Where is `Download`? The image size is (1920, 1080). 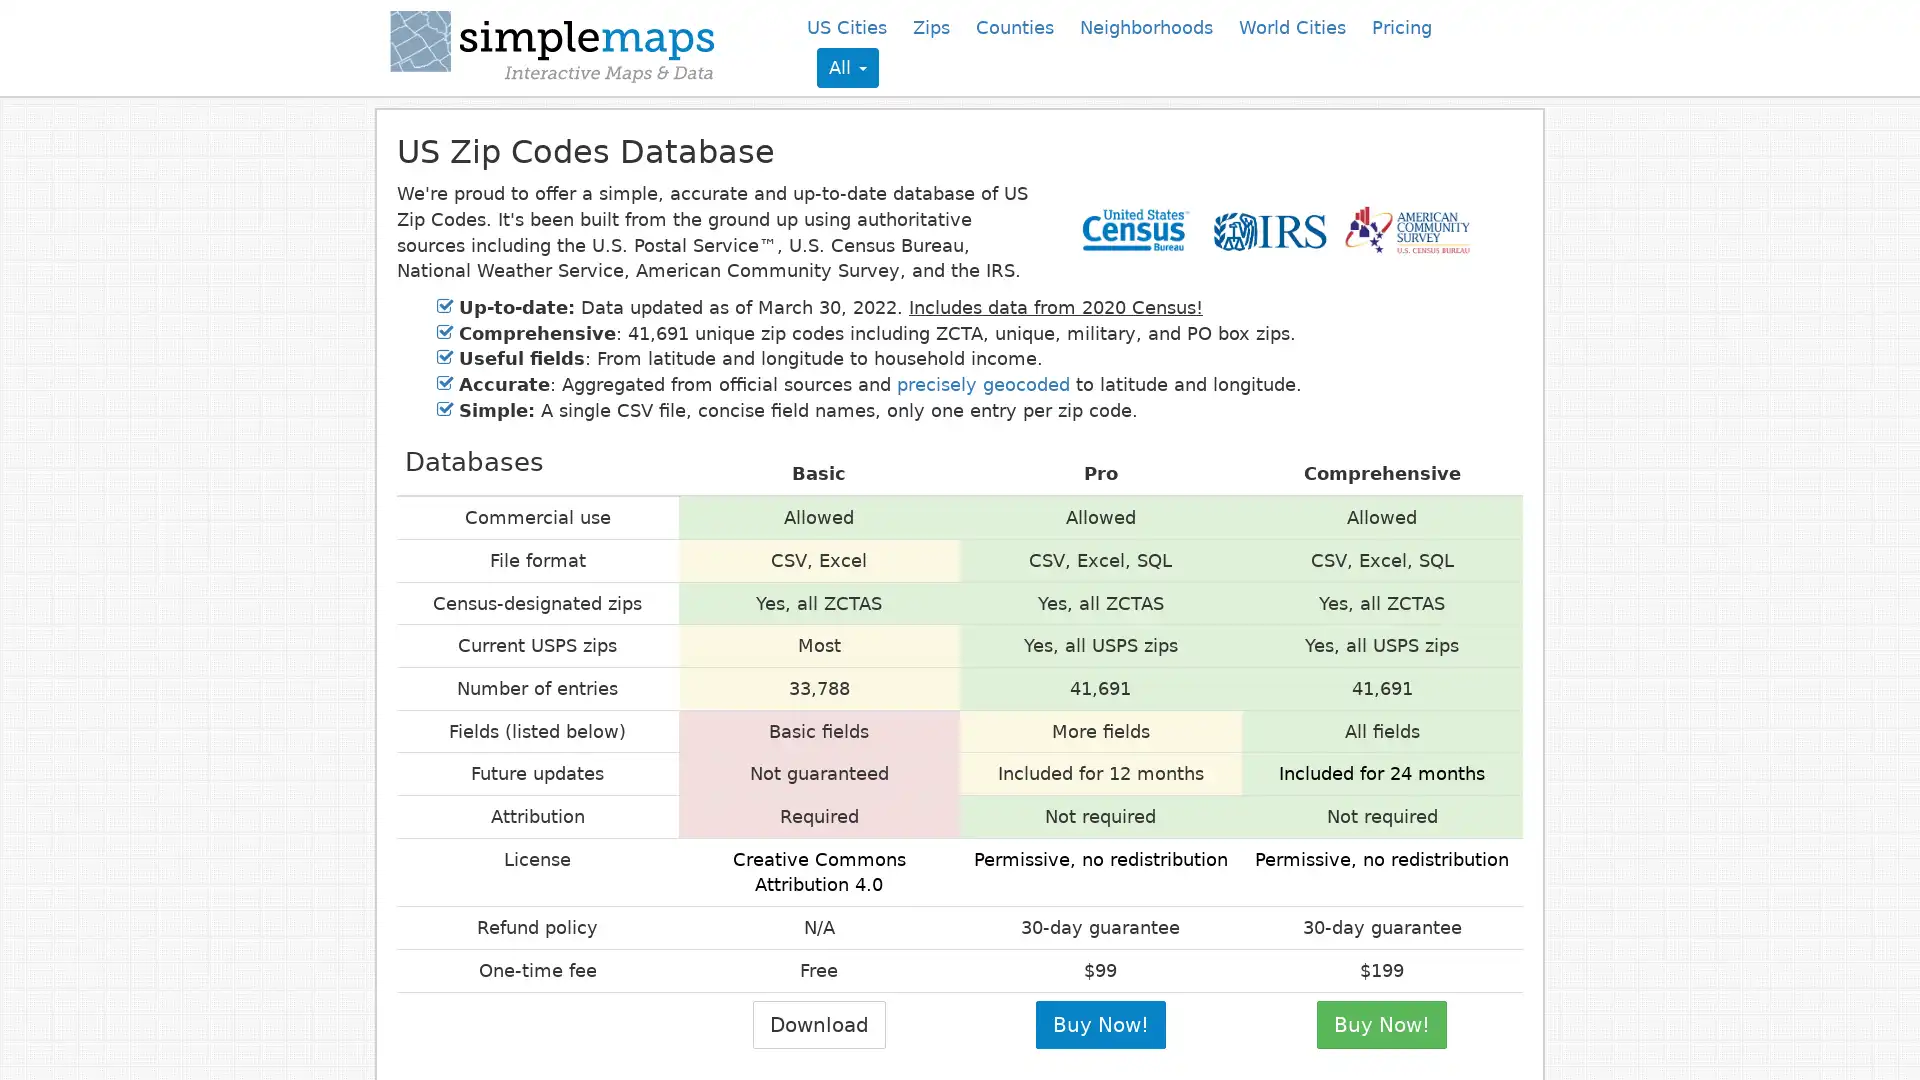 Download is located at coordinates (818, 1024).